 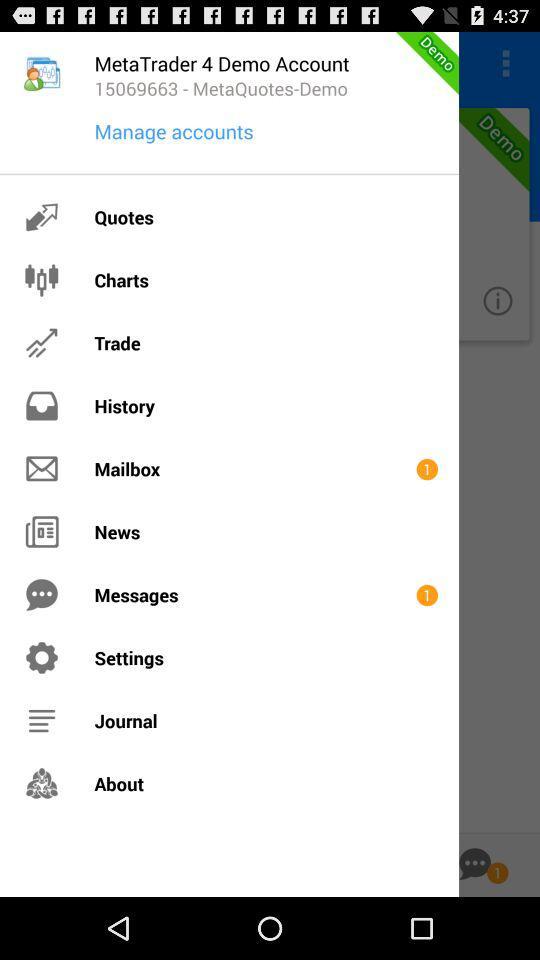 What do you see at coordinates (474, 924) in the screenshot?
I see `the chat icon` at bounding box center [474, 924].